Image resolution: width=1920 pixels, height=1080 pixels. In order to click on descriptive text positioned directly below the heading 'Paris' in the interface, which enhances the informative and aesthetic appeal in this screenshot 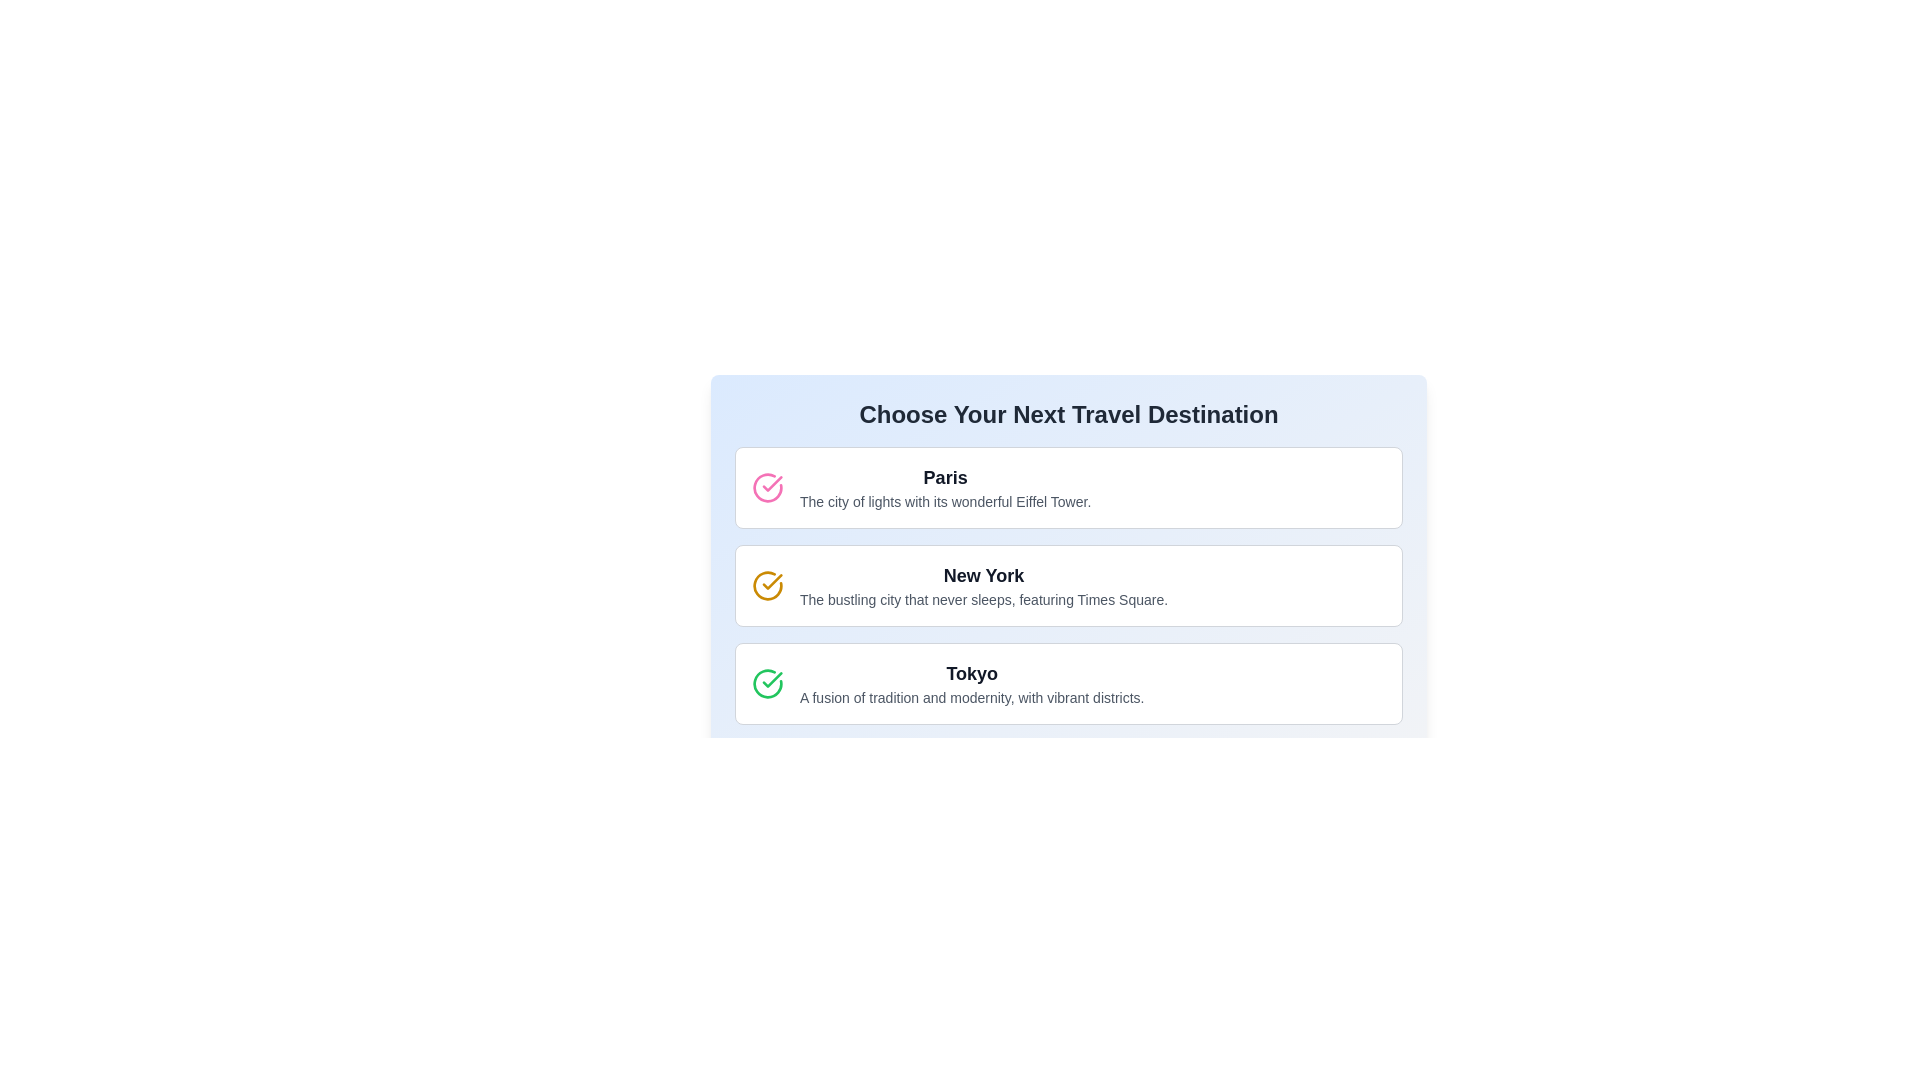, I will do `click(944, 500)`.